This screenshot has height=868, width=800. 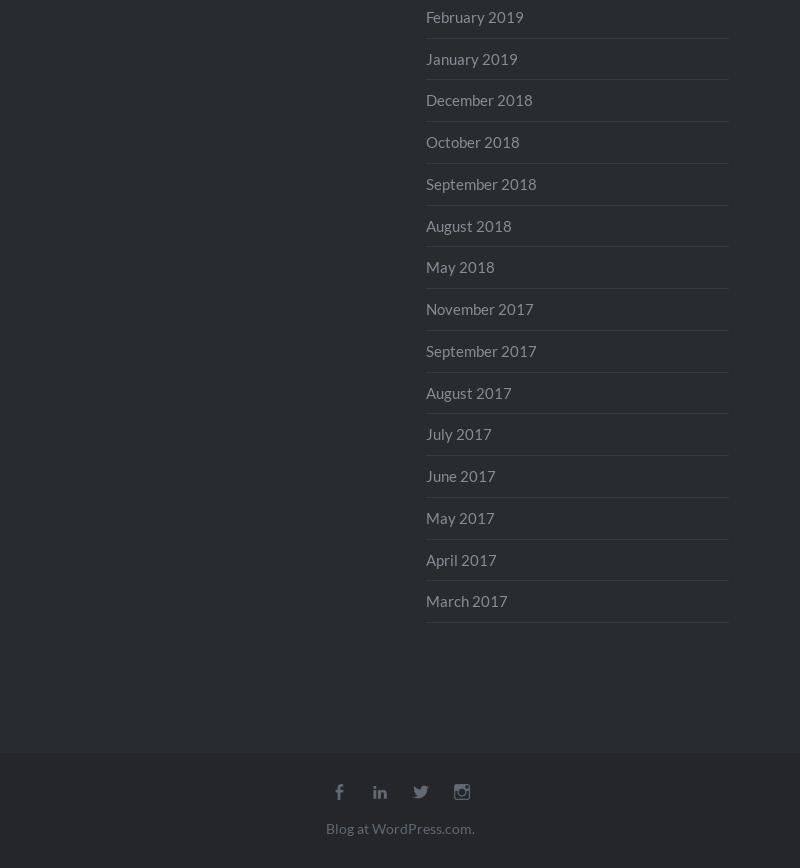 What do you see at coordinates (459, 475) in the screenshot?
I see `'June 2017'` at bounding box center [459, 475].